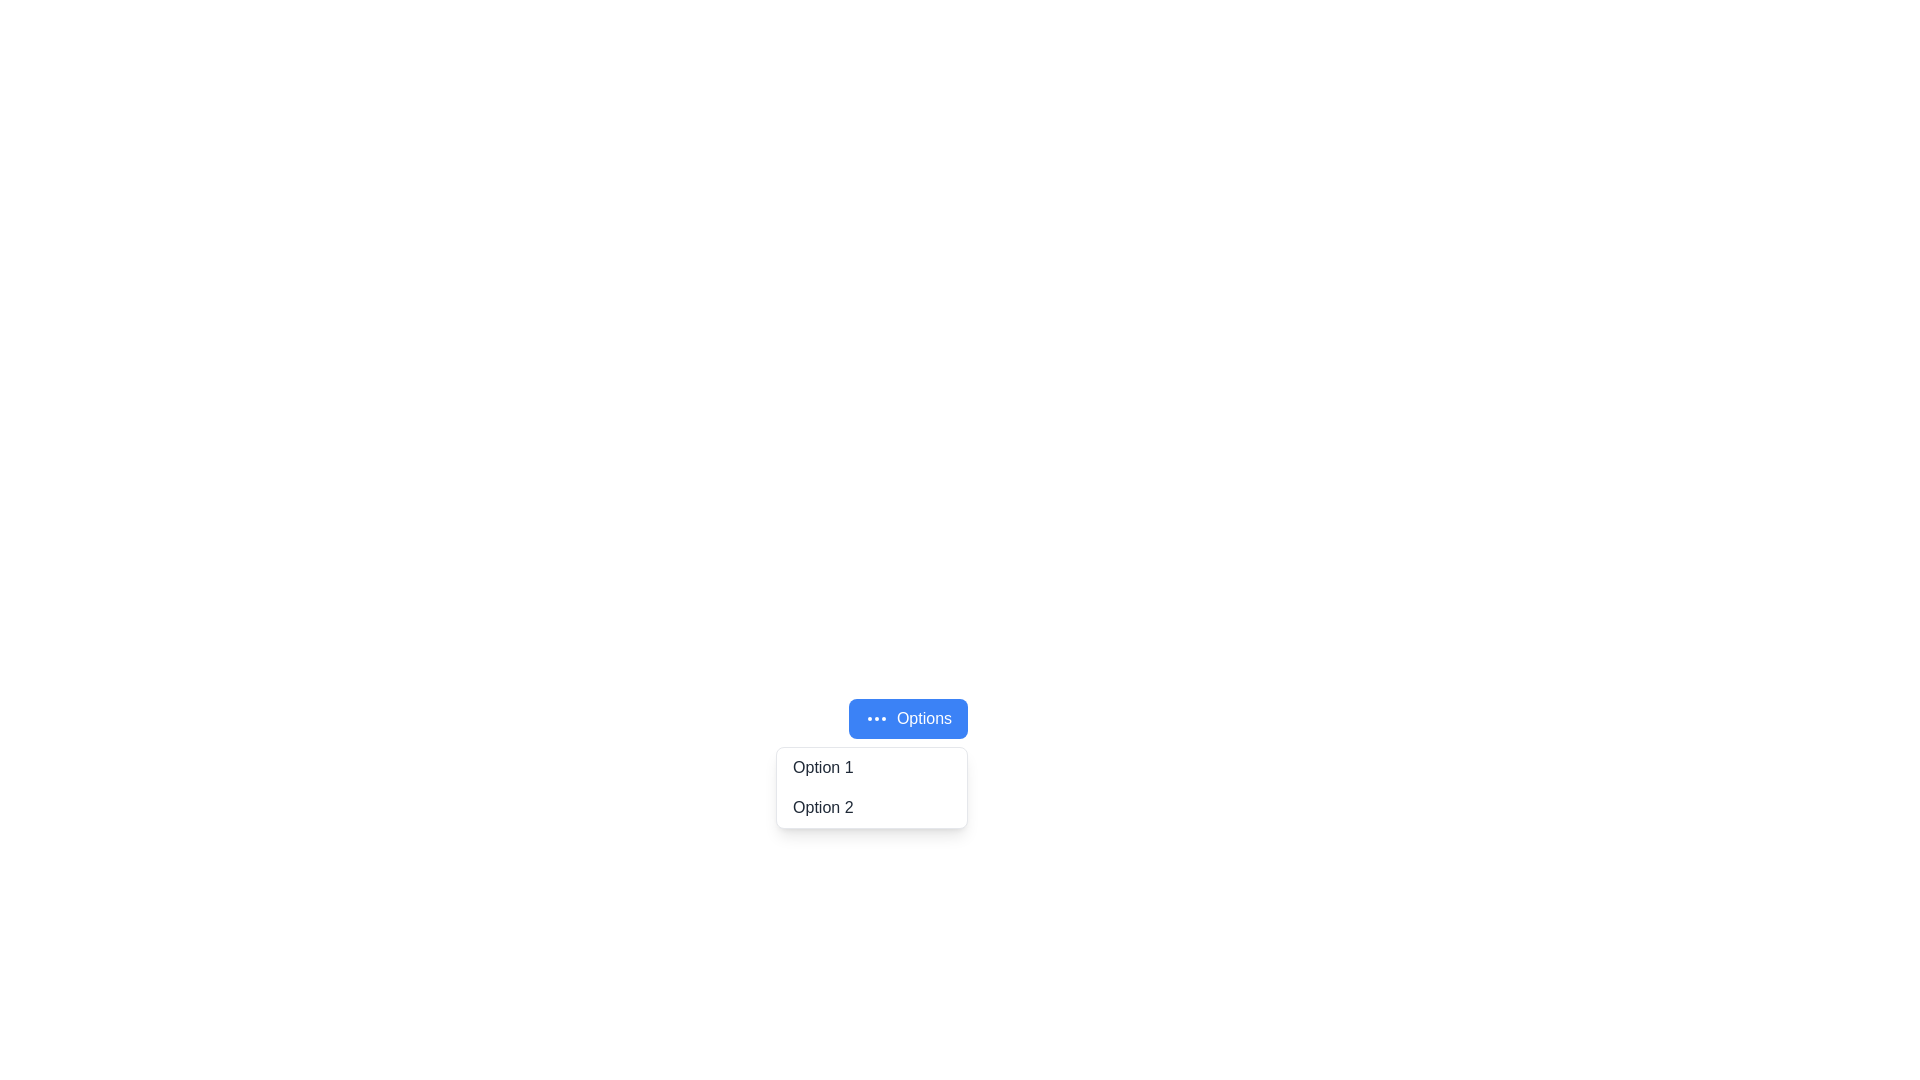  What do you see at coordinates (872, 786) in the screenshot?
I see `the dropdown menu` at bounding box center [872, 786].